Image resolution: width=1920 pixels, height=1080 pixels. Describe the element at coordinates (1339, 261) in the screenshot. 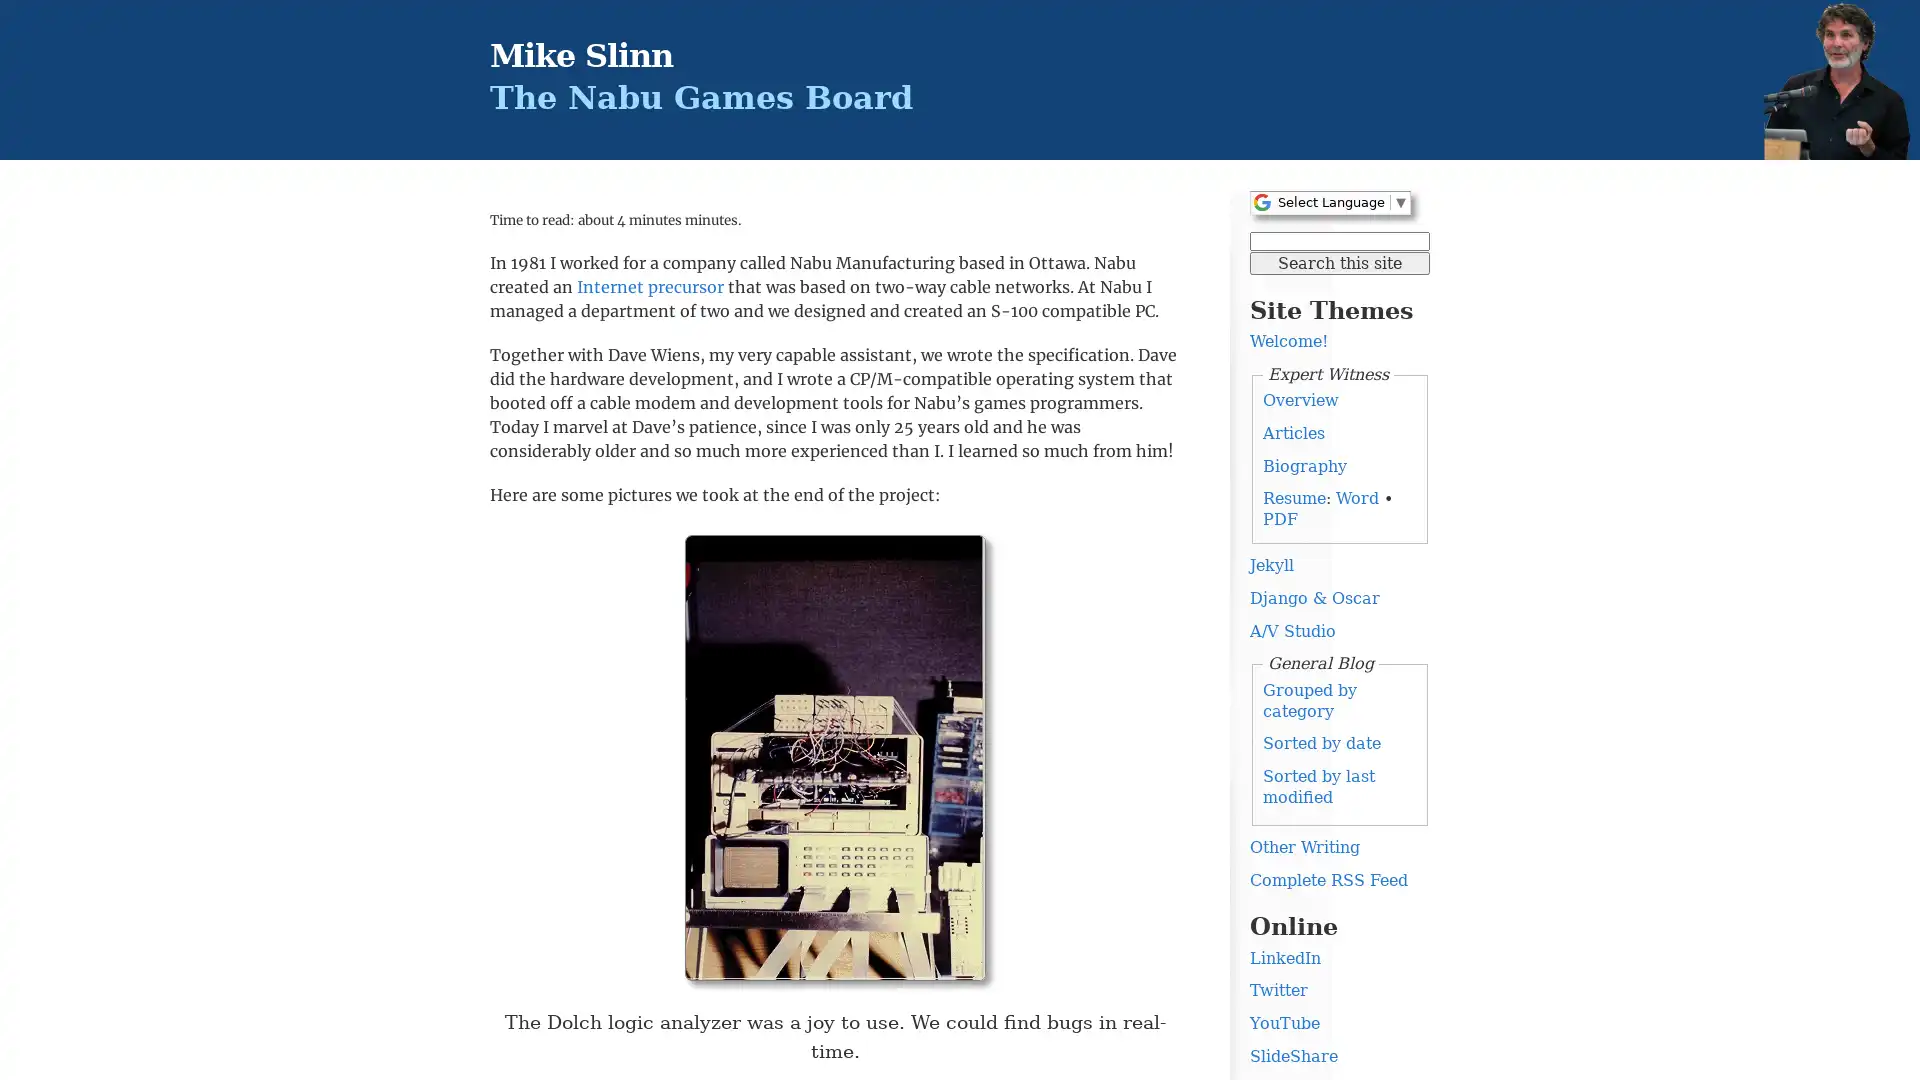

I see `Search this site` at that location.